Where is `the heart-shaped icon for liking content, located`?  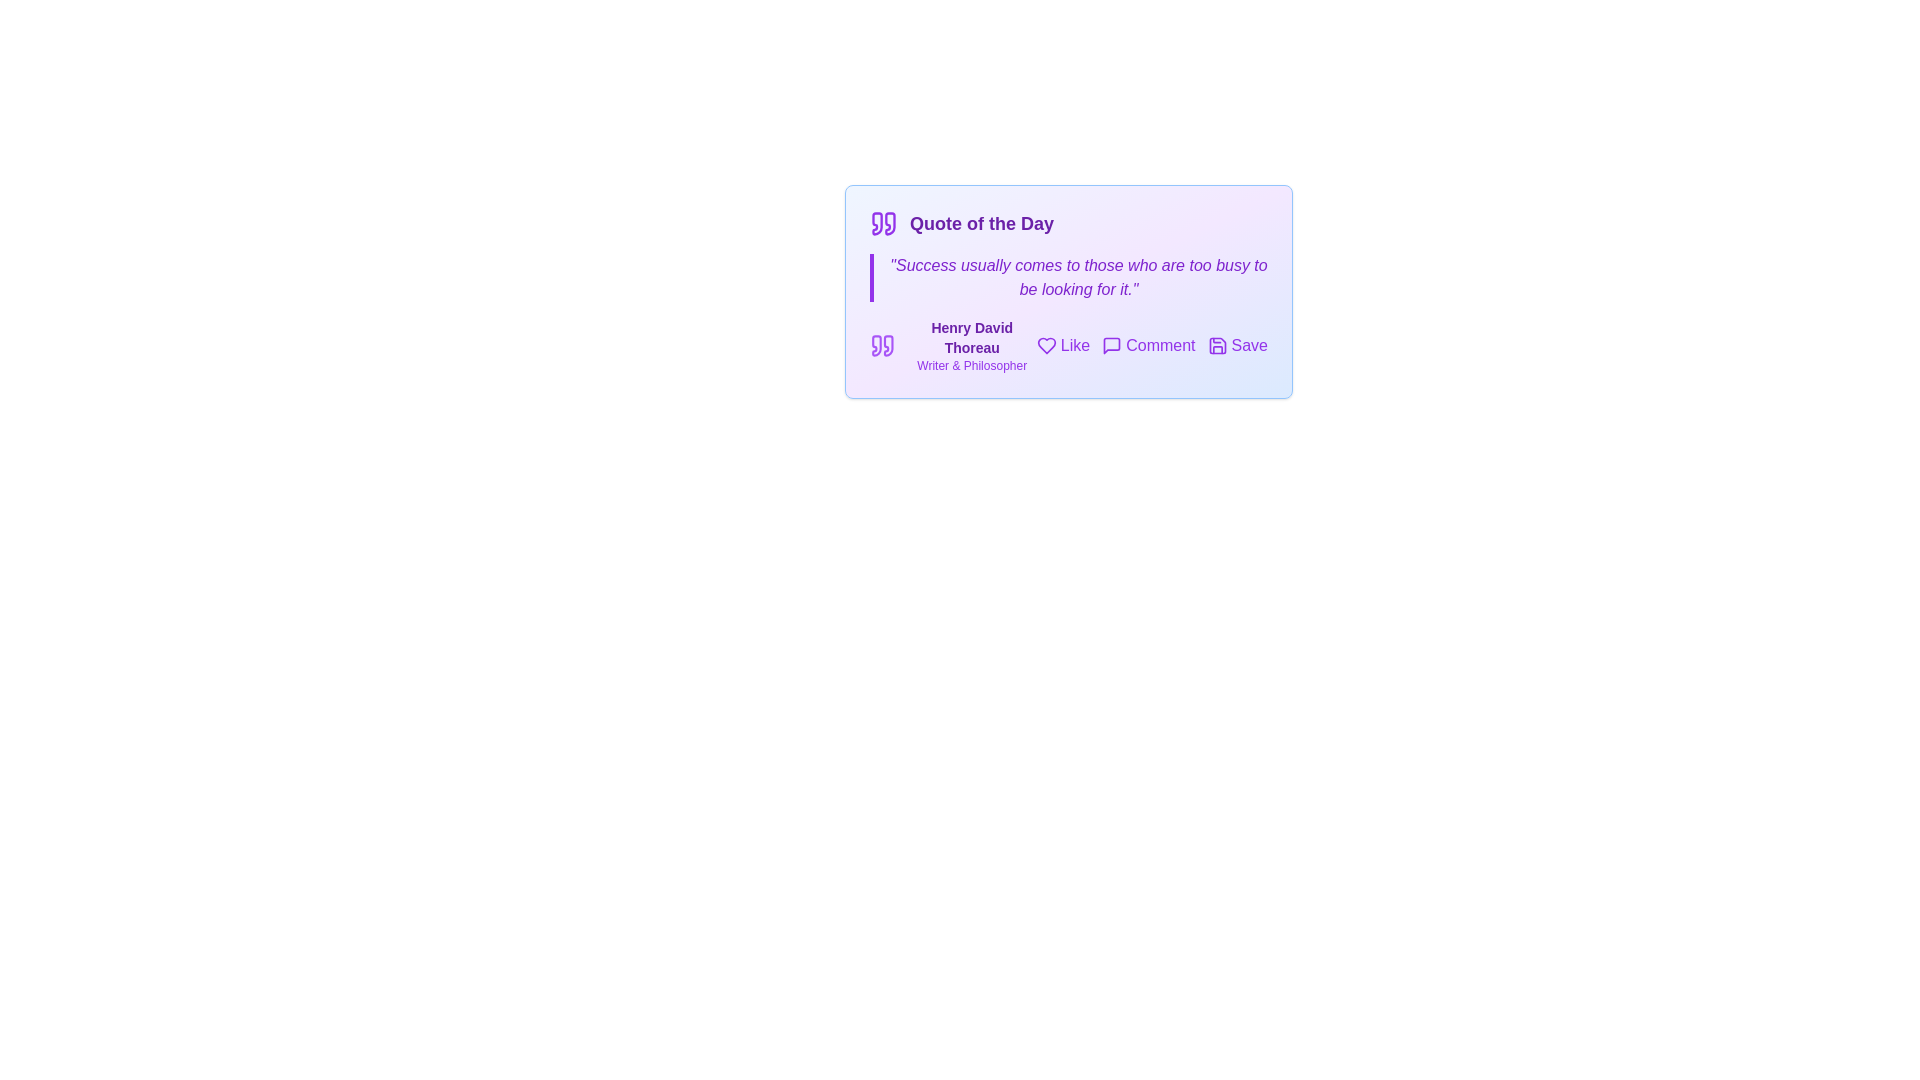 the heart-shaped icon for liking content, located is located at coordinates (1045, 345).